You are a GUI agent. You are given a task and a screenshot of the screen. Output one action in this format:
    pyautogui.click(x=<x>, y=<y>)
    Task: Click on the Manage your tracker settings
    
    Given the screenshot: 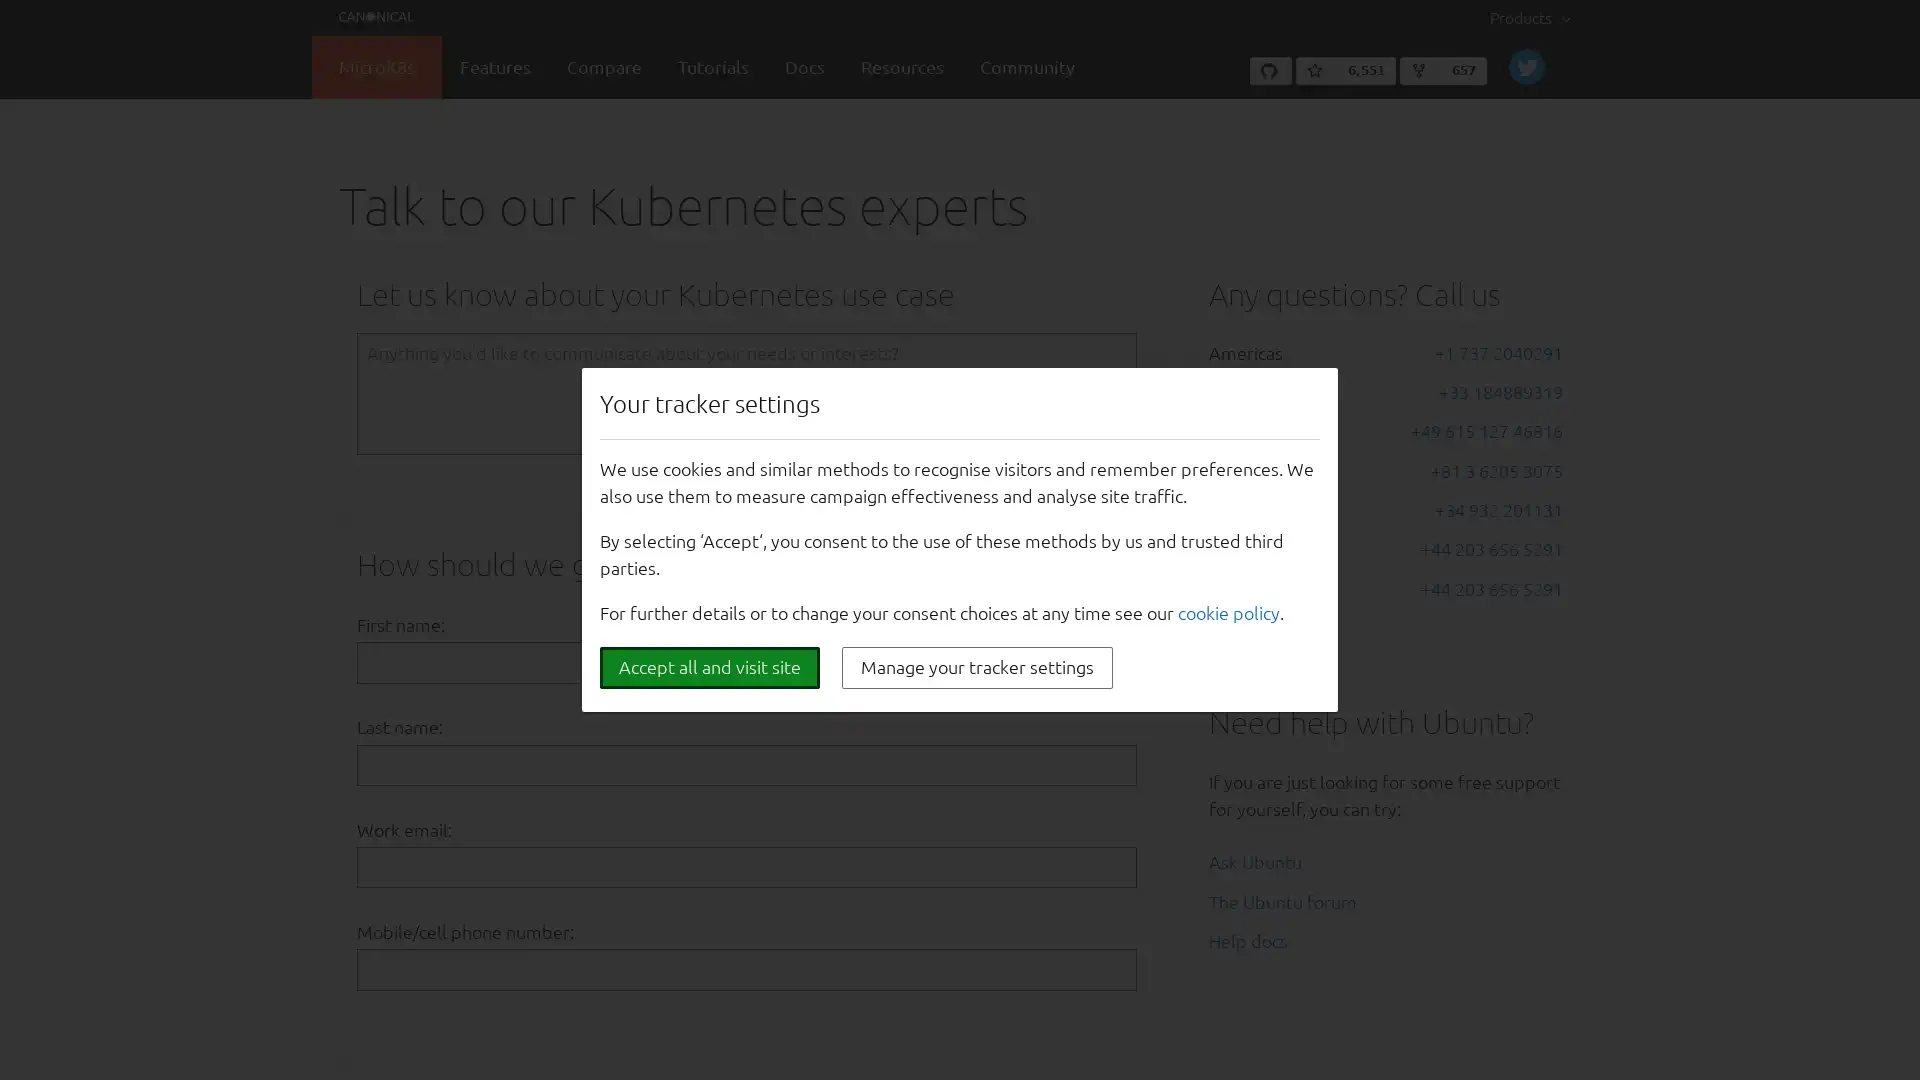 What is the action you would take?
    pyautogui.click(x=977, y=667)
    